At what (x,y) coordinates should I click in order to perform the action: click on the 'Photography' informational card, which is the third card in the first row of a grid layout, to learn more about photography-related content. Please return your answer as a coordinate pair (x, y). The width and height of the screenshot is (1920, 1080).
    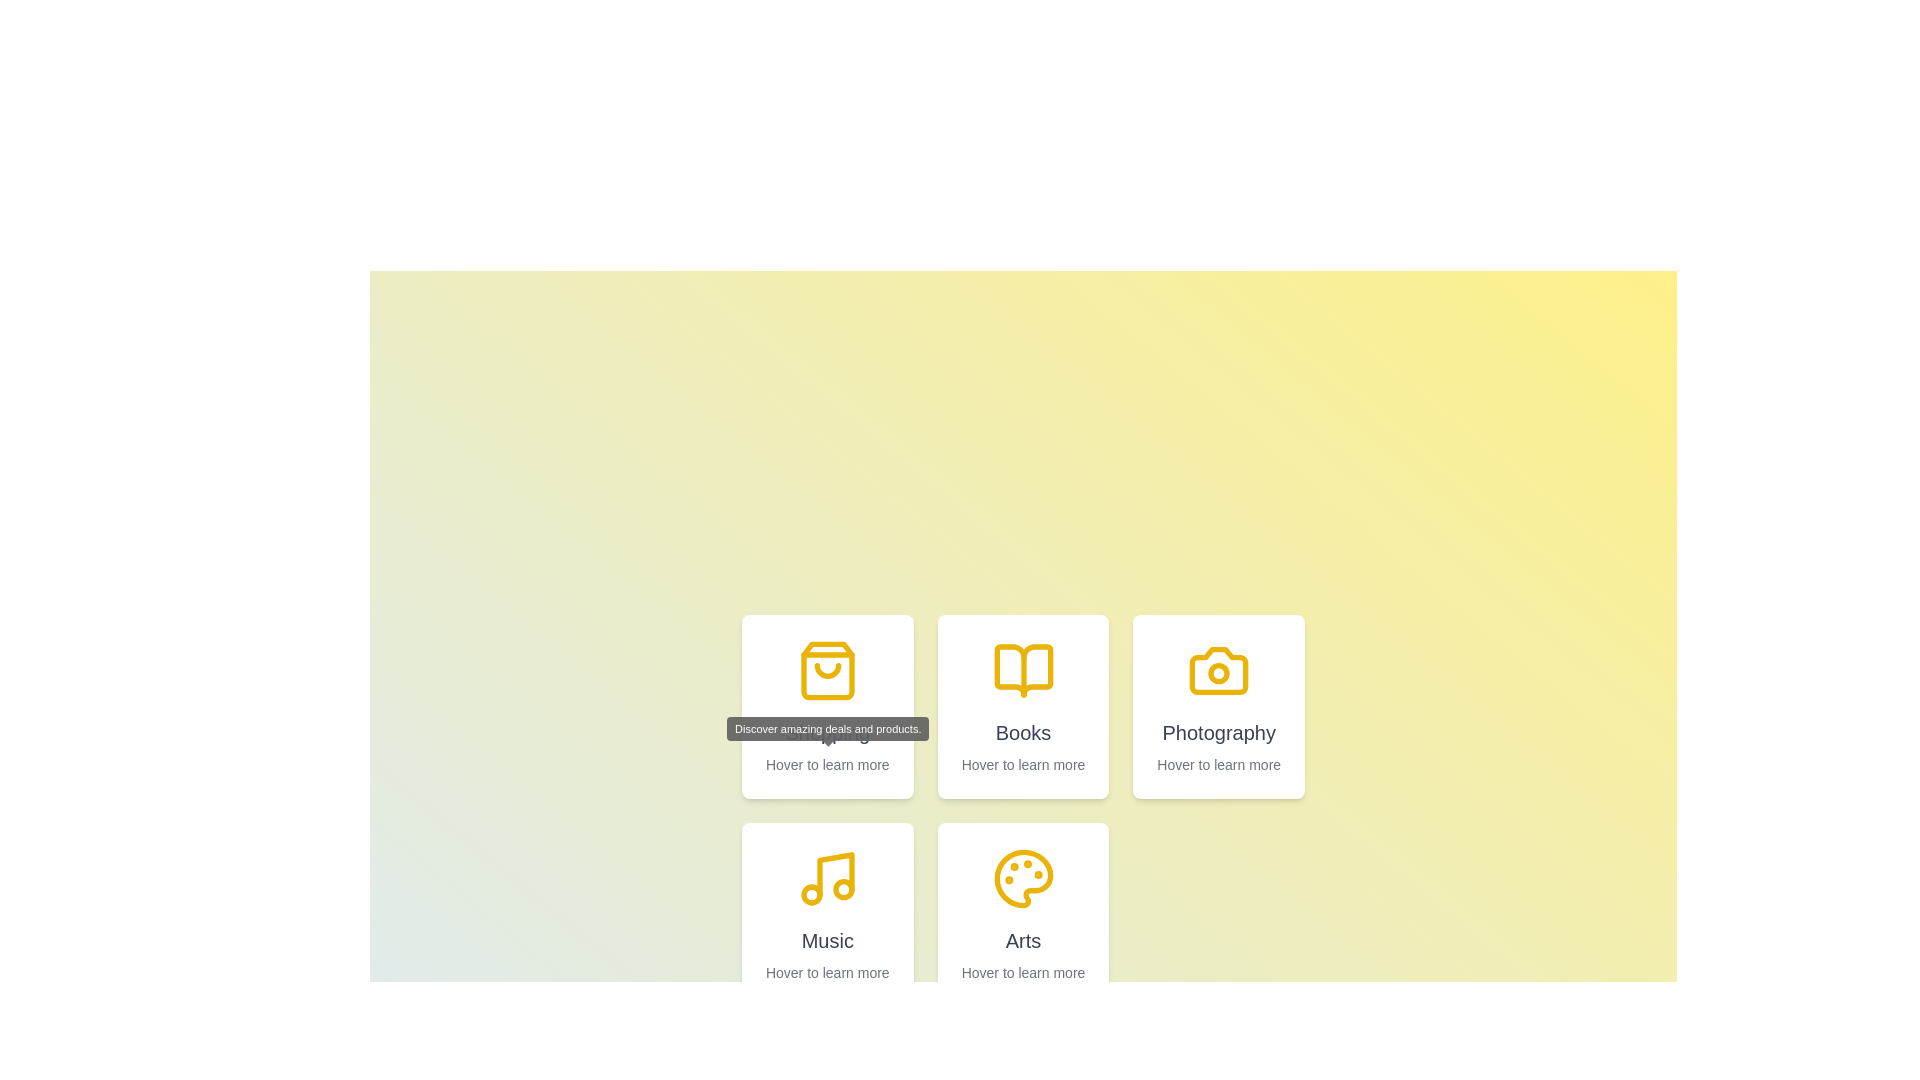
    Looking at the image, I should click on (1218, 705).